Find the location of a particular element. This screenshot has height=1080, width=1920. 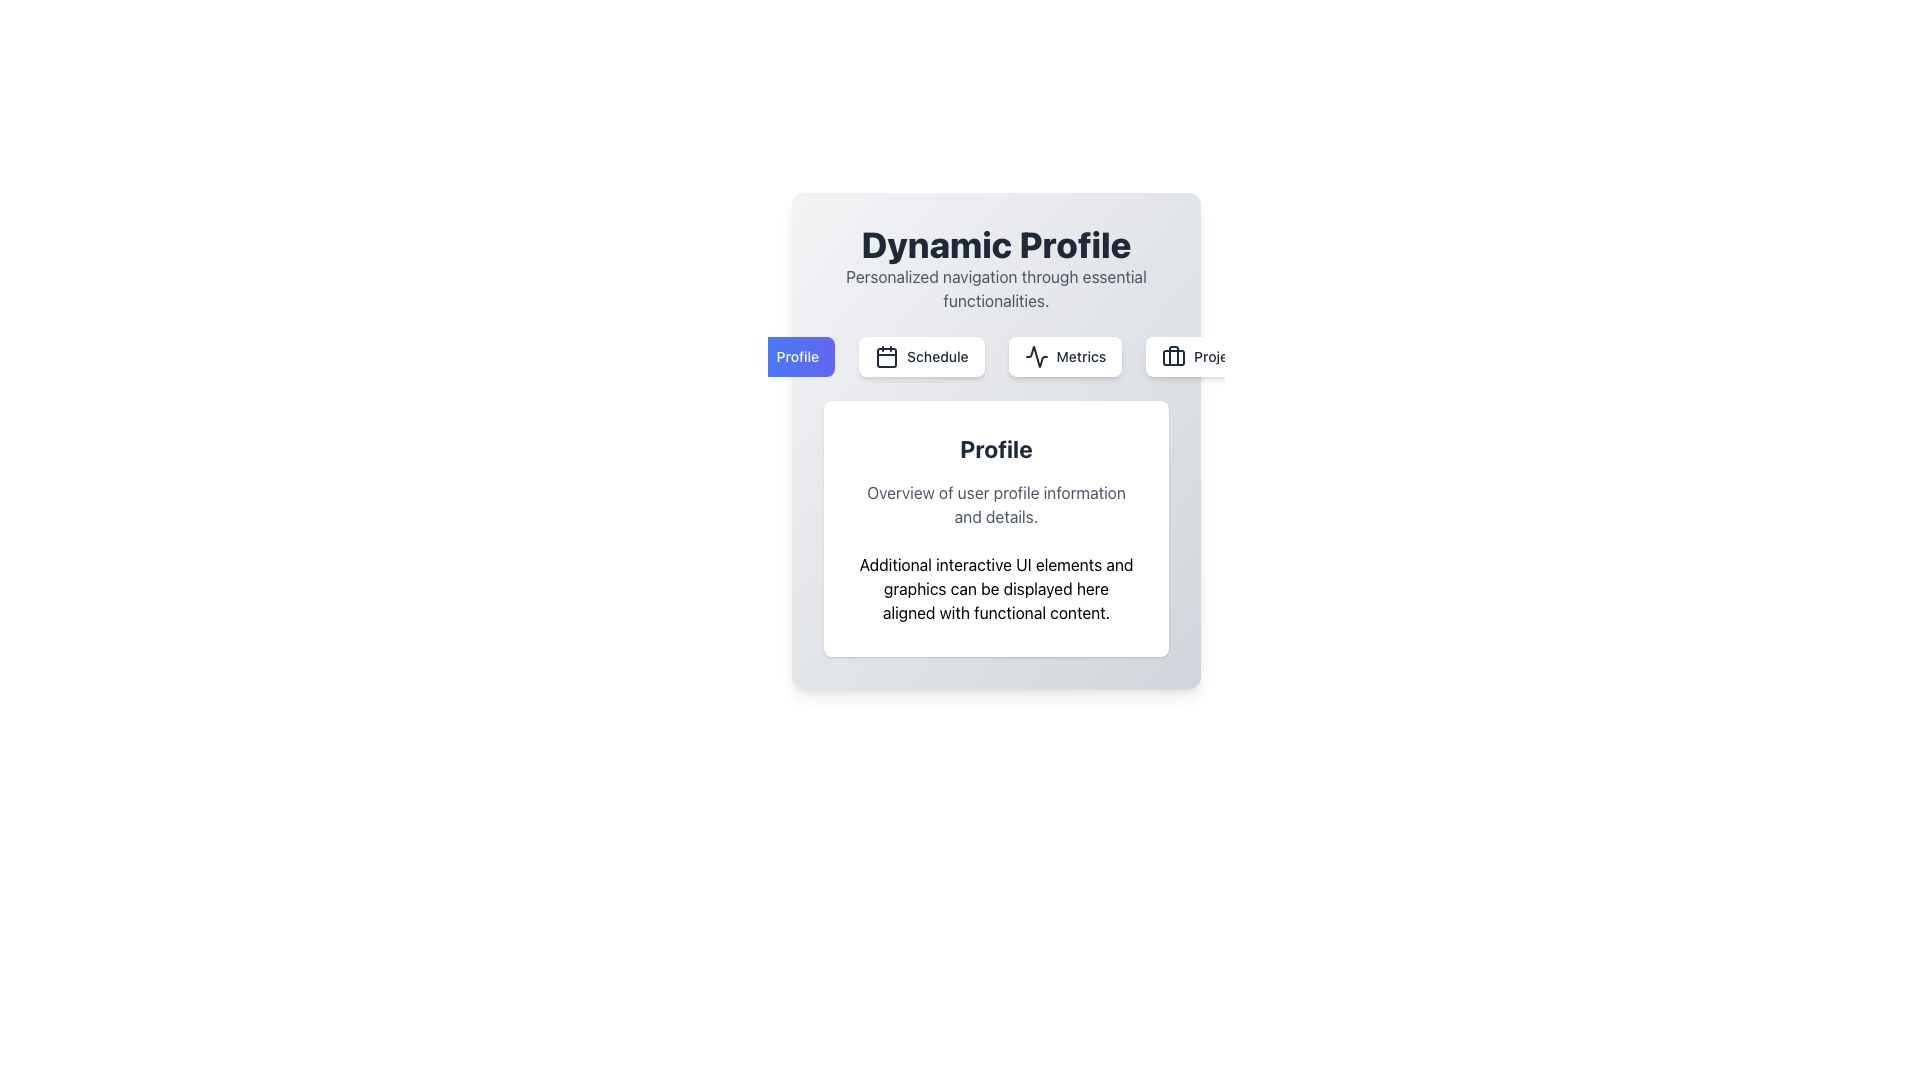

the 'Projects' text label located next to the briefcase icon in the last navigation button under the 'Dynamic Profile' heading is located at coordinates (1220, 356).